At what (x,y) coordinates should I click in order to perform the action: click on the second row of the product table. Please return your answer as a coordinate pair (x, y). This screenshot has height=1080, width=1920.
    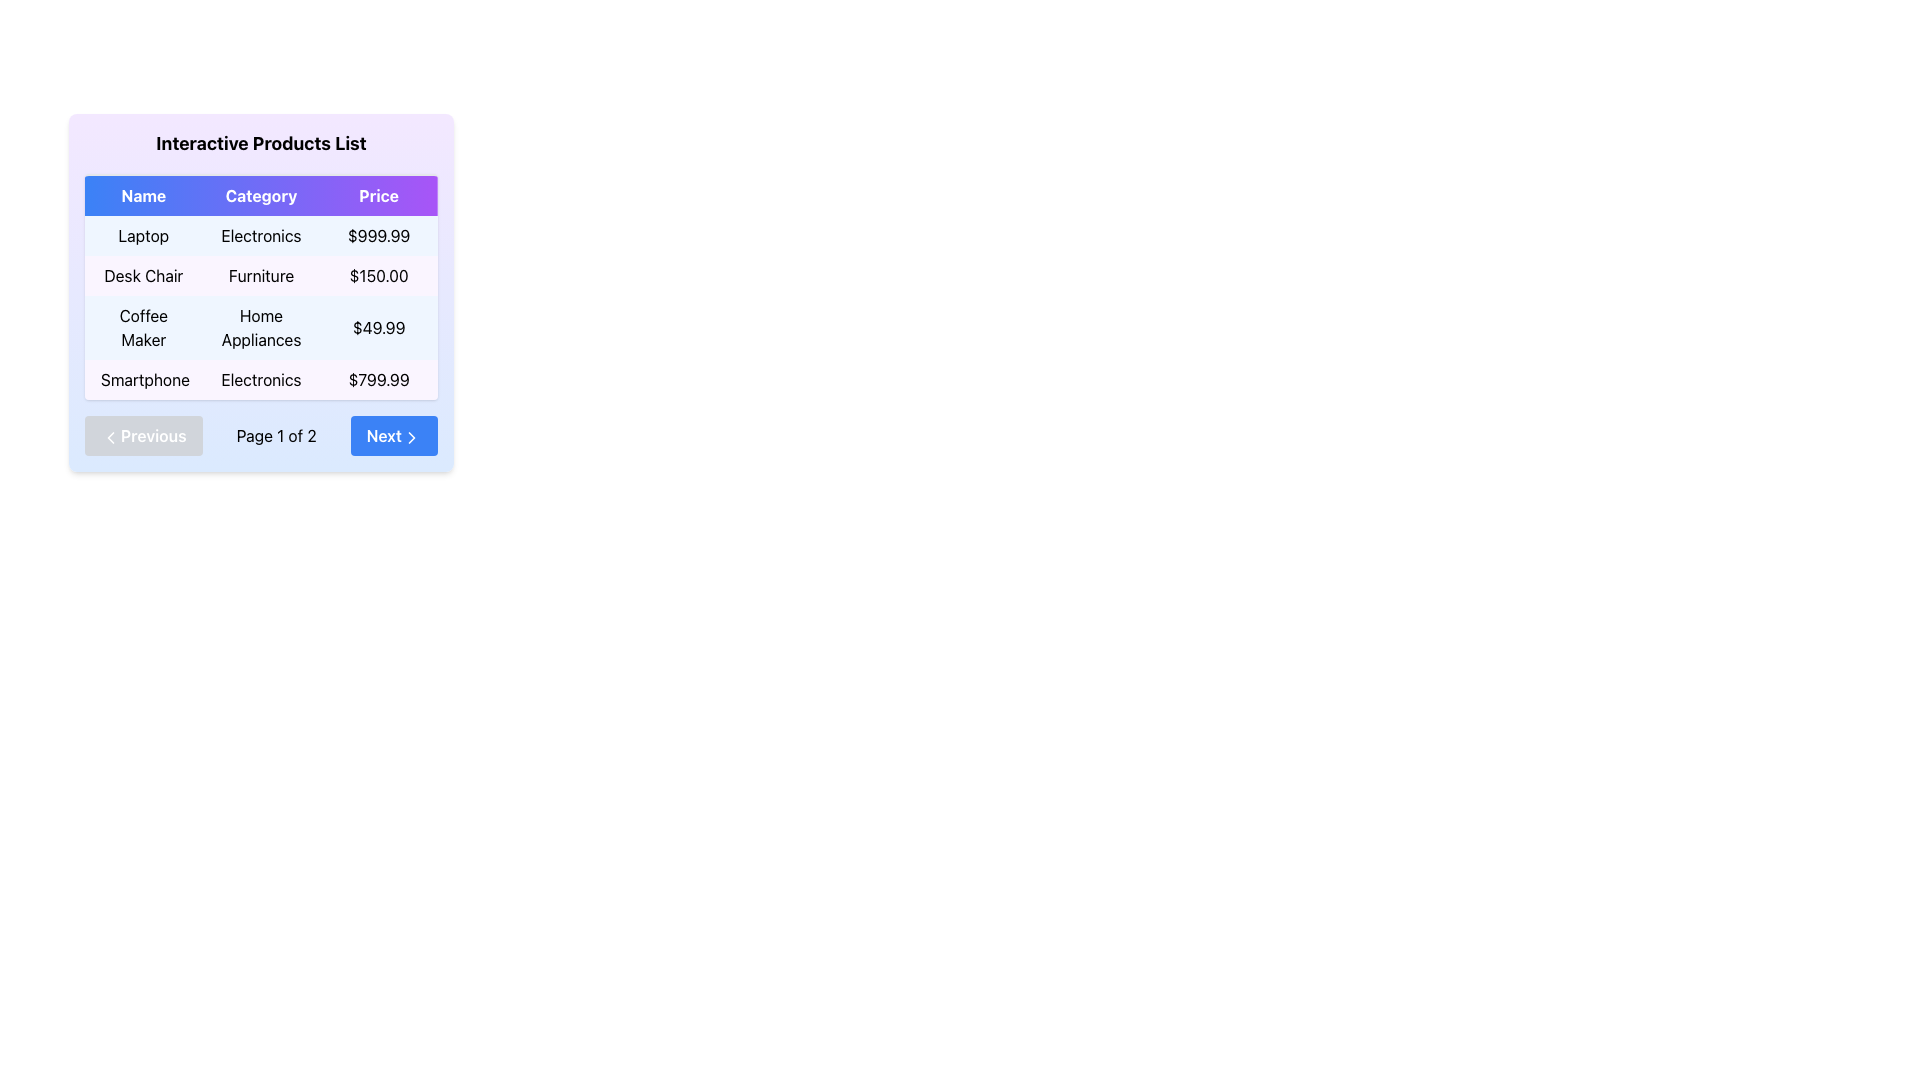
    Looking at the image, I should click on (260, 276).